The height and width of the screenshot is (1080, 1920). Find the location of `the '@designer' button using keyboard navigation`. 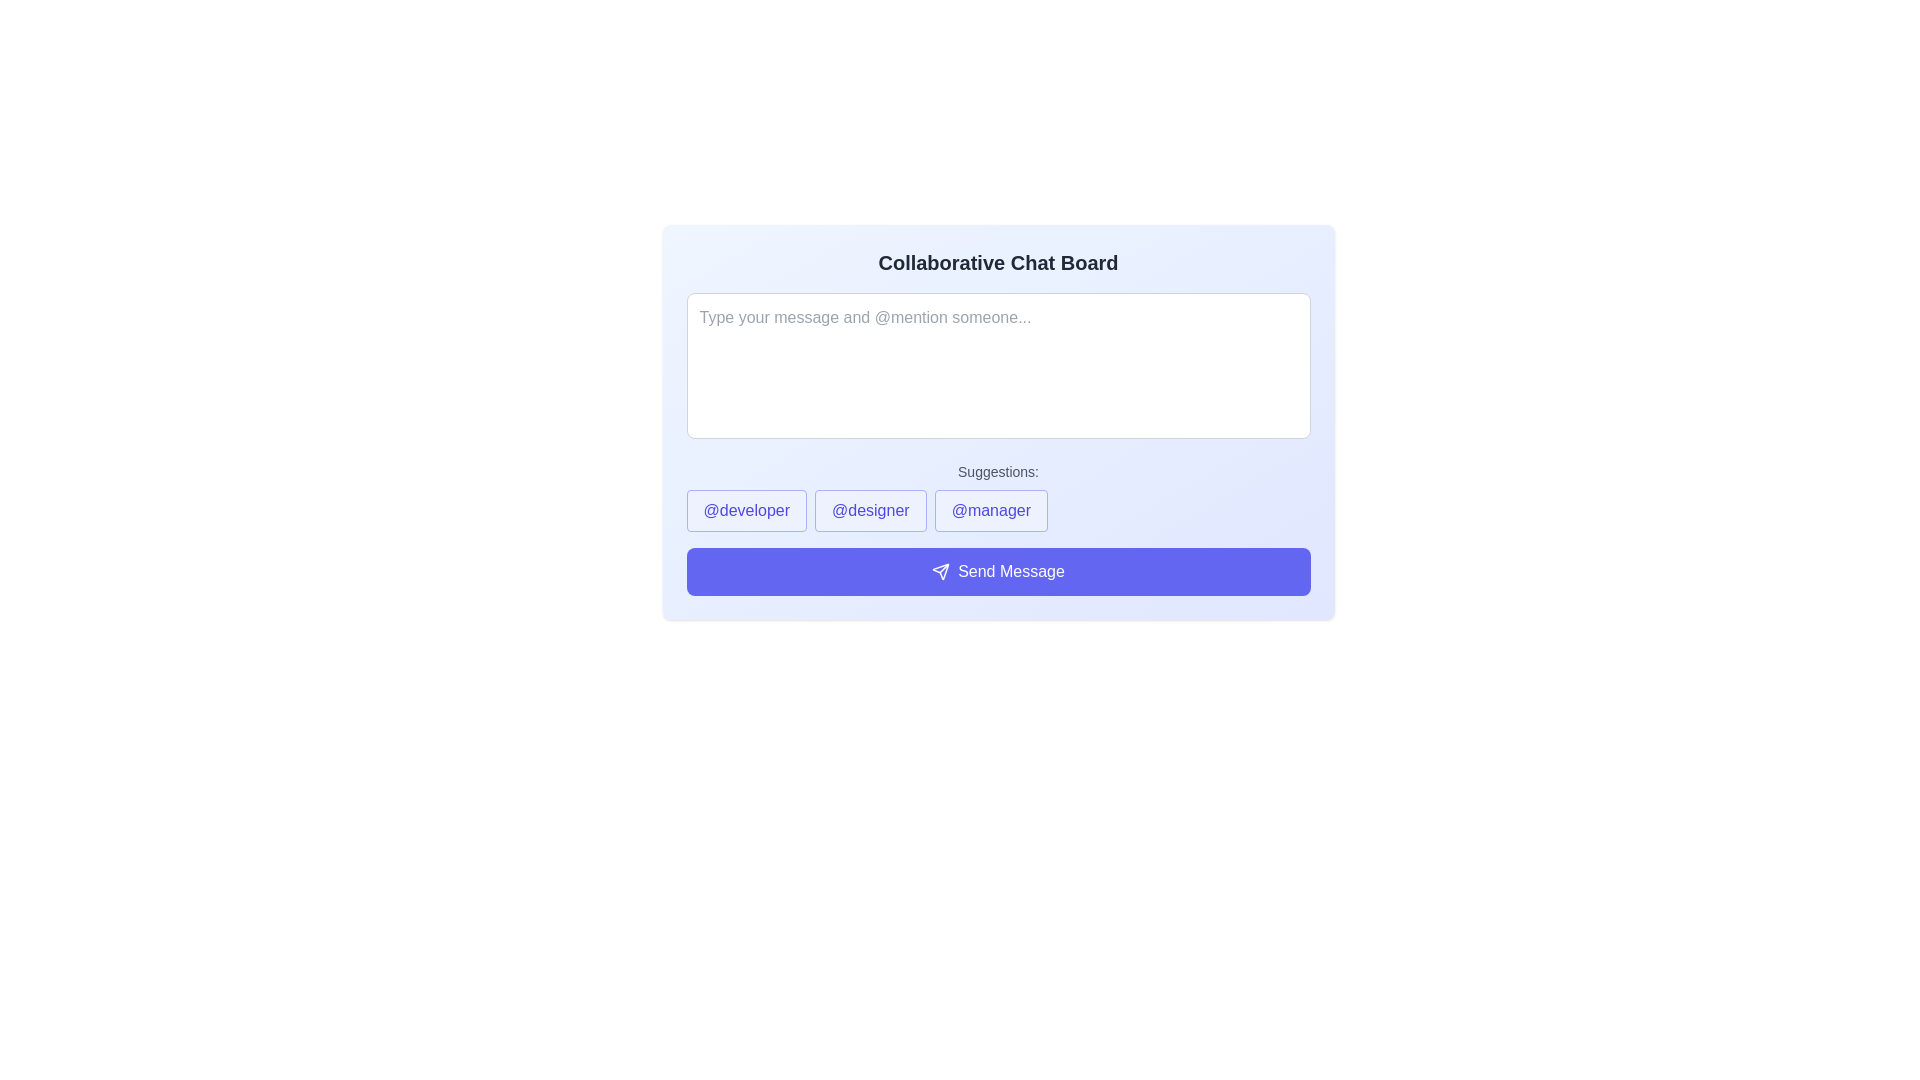

the '@designer' button using keyboard navigation is located at coordinates (870, 509).